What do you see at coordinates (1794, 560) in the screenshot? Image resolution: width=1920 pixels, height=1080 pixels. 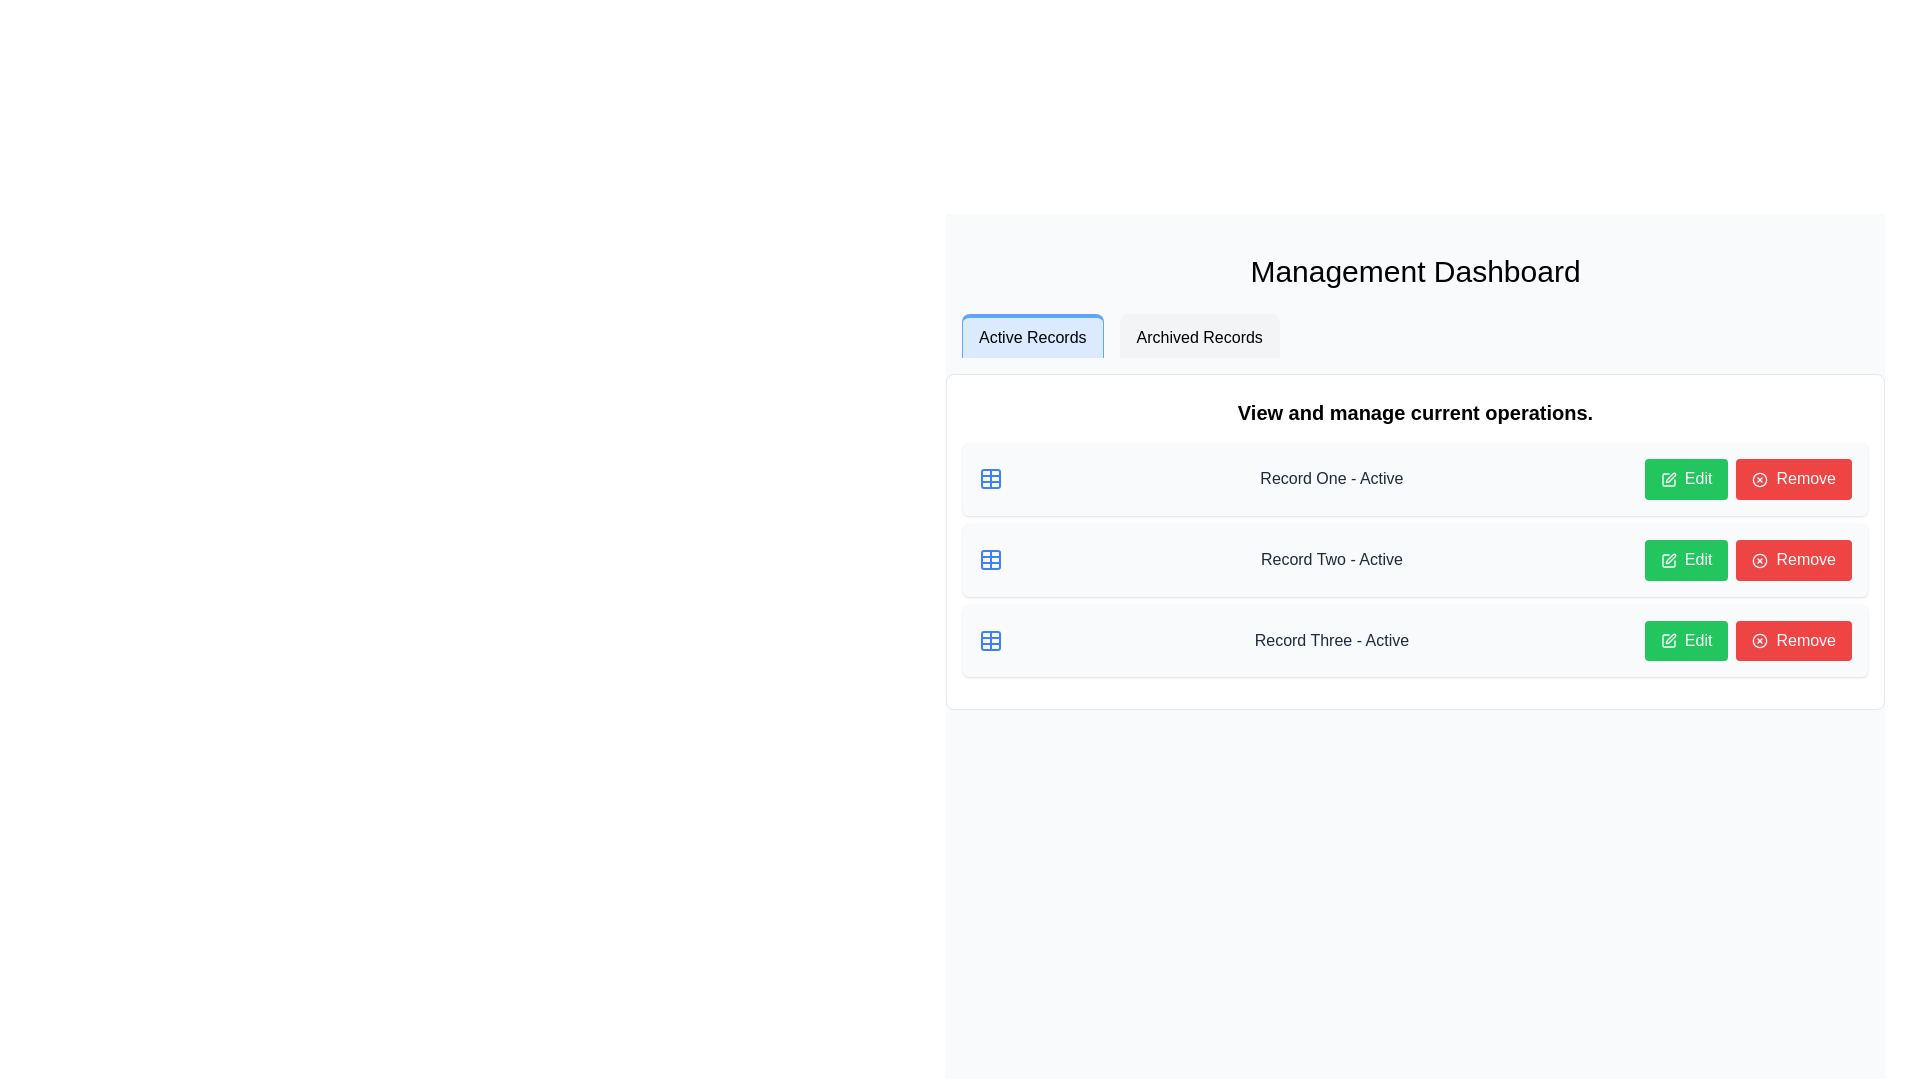 I see `the red rectangular 'Remove' button with rounded corners, containing white text and an 'X' icon, located in the 'Remove' column of the 'Record Two - Active' row` at bounding box center [1794, 560].